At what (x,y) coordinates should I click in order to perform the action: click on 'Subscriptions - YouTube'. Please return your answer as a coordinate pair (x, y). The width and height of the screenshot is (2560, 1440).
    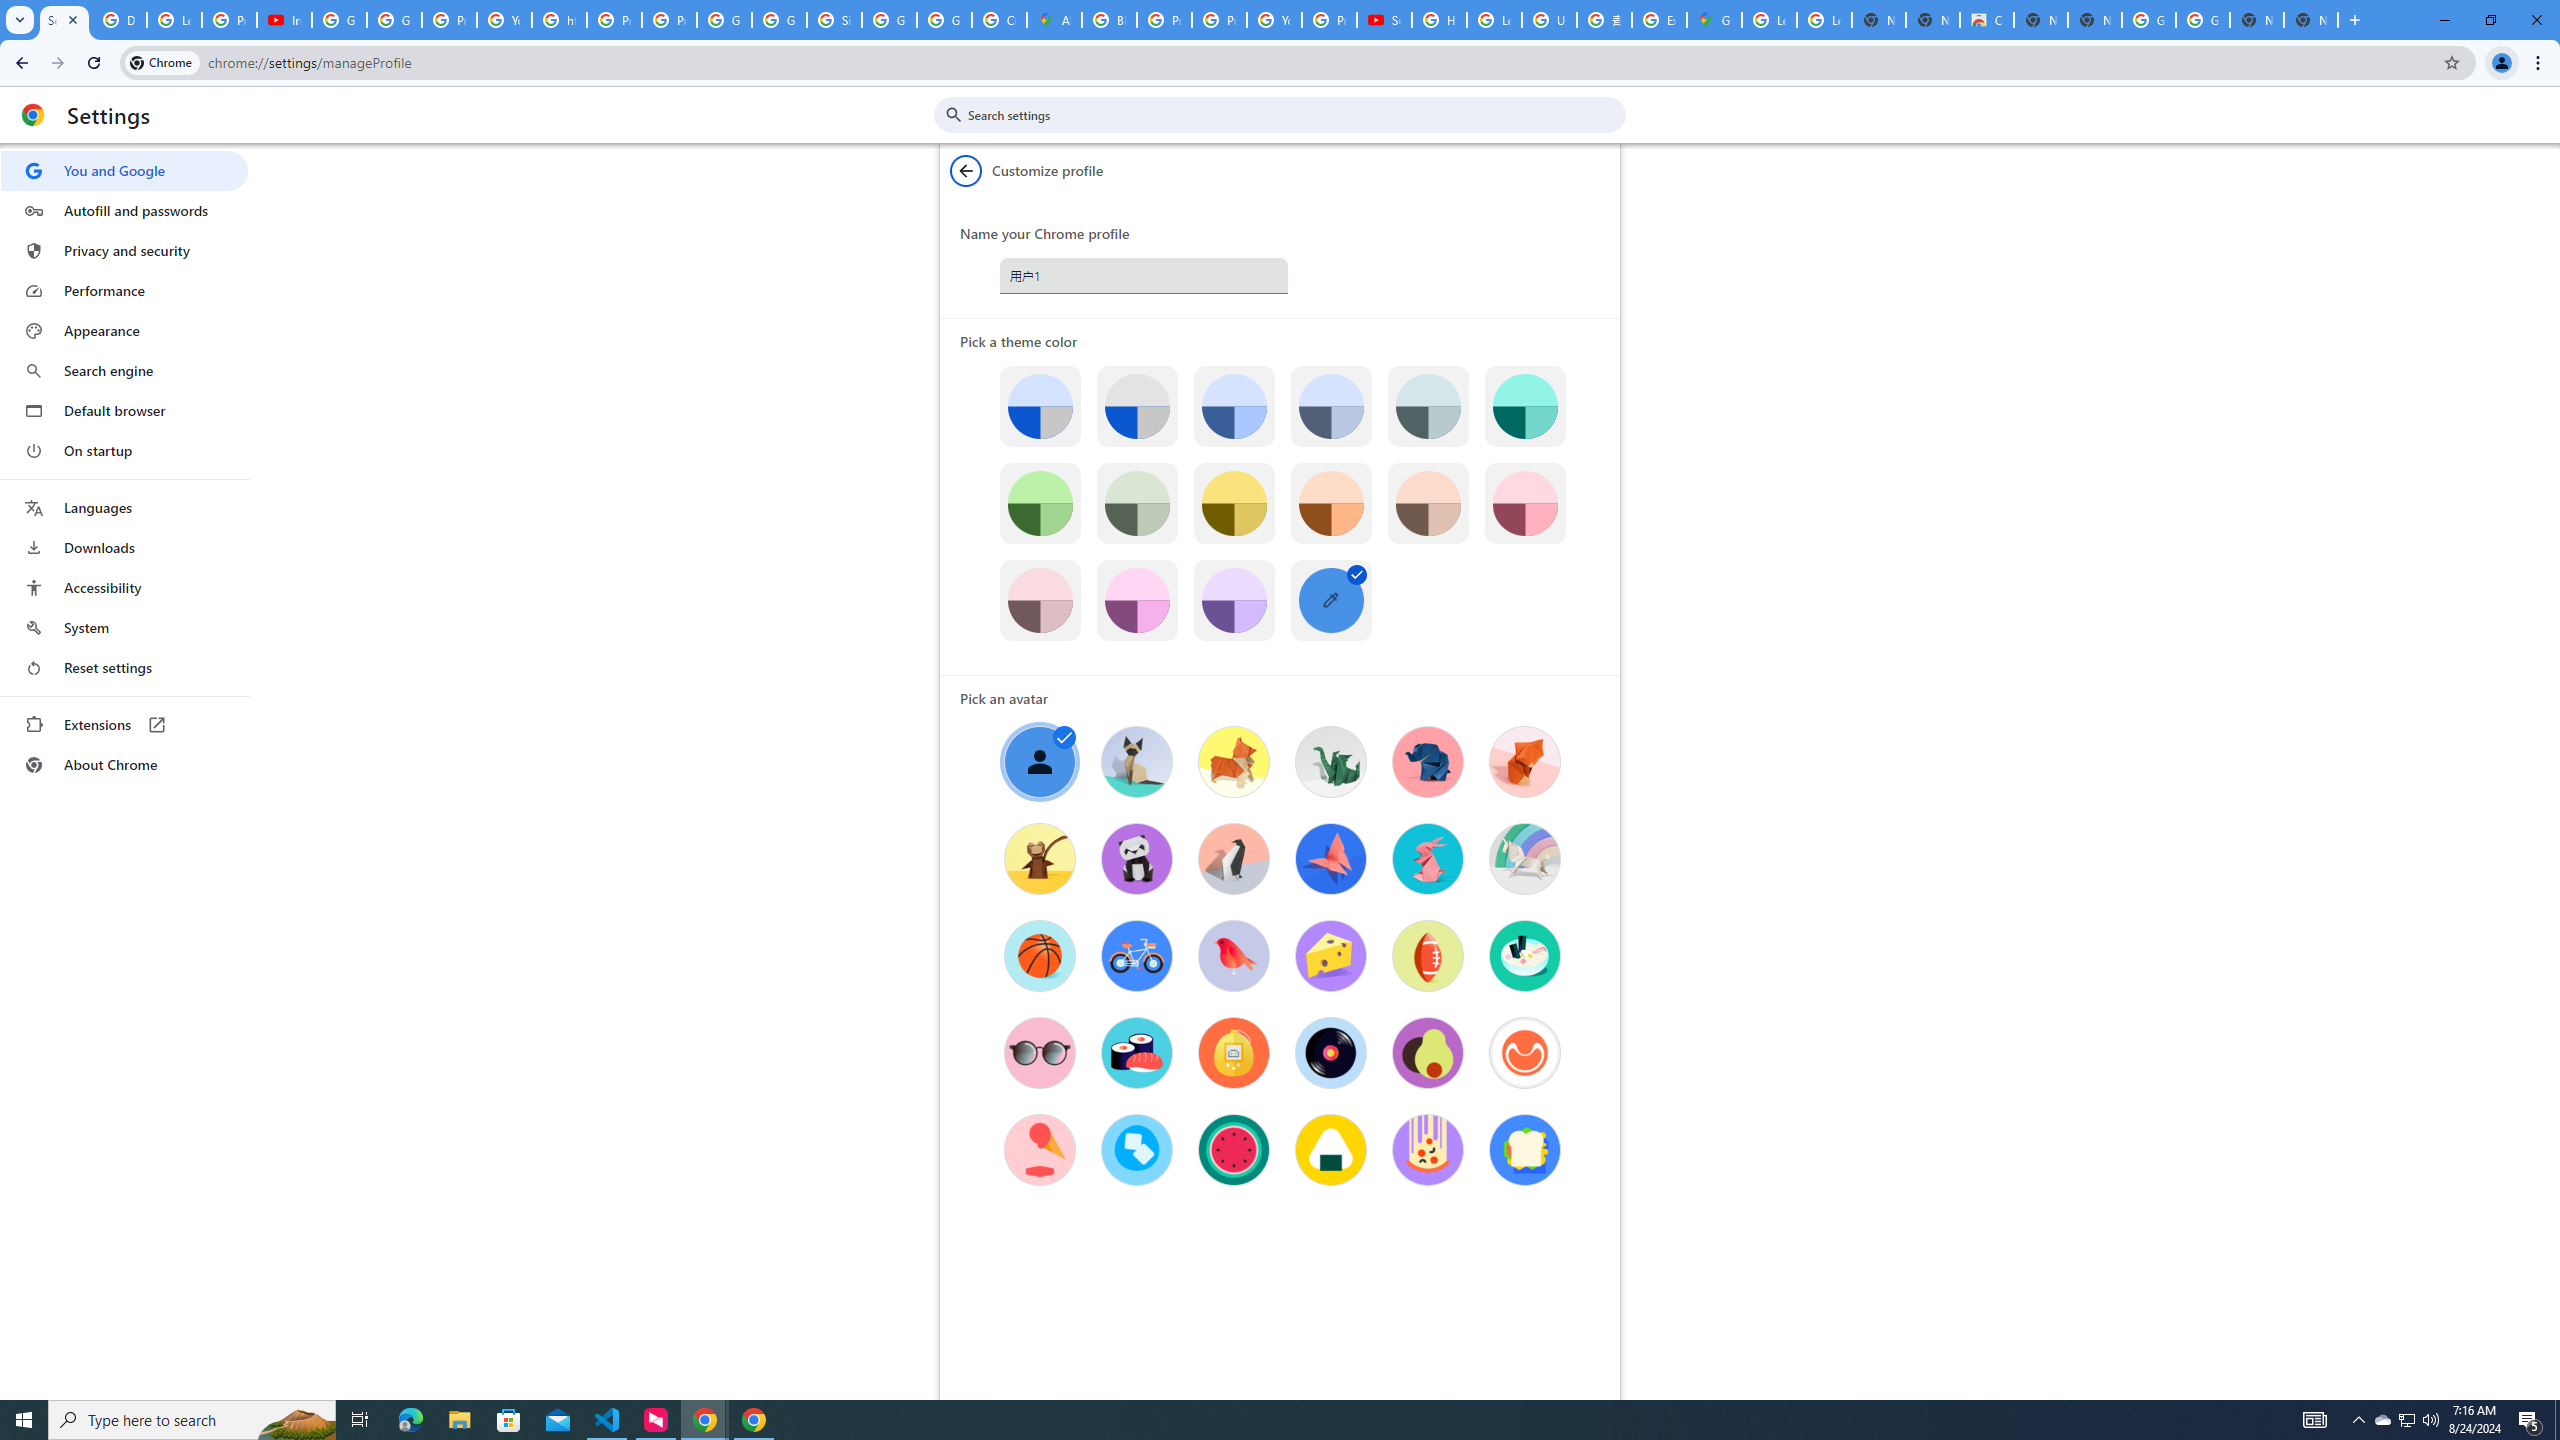
    Looking at the image, I should click on (1383, 19).